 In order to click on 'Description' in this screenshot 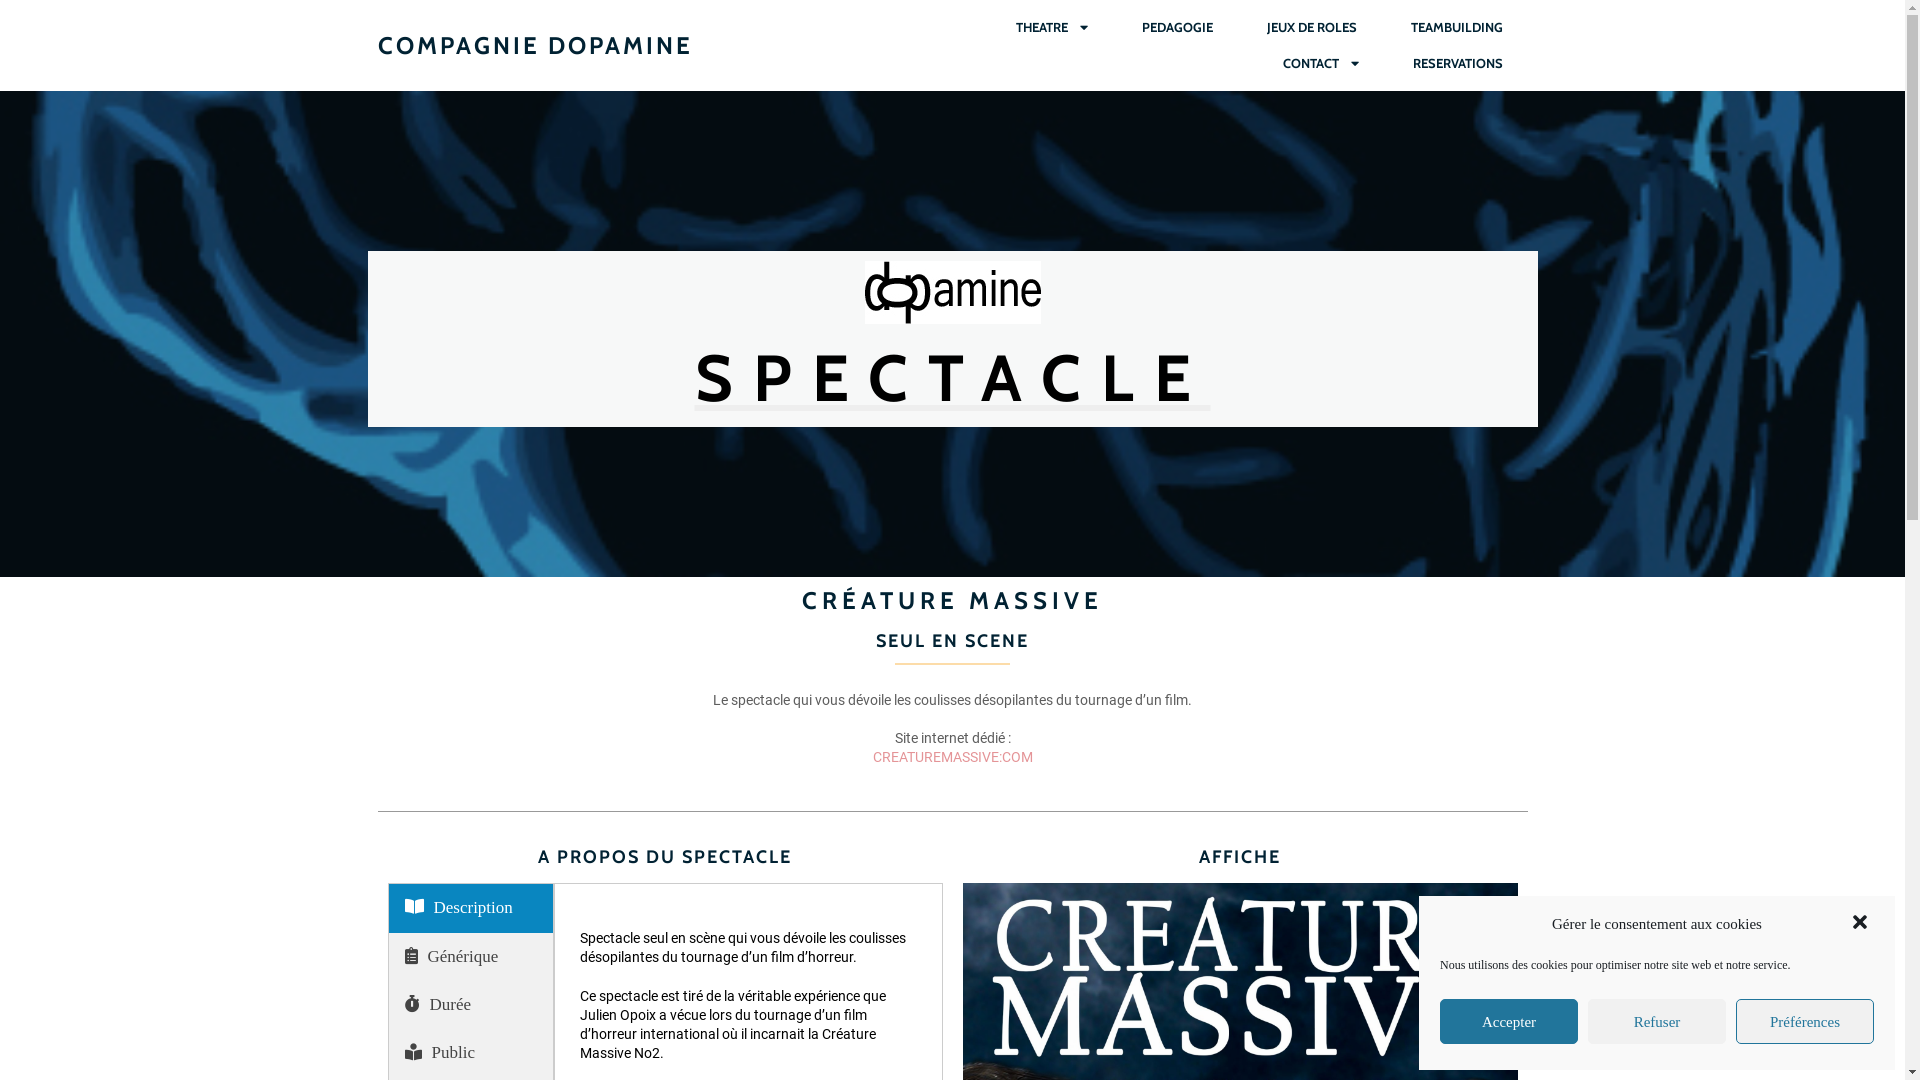, I will do `click(388, 907)`.